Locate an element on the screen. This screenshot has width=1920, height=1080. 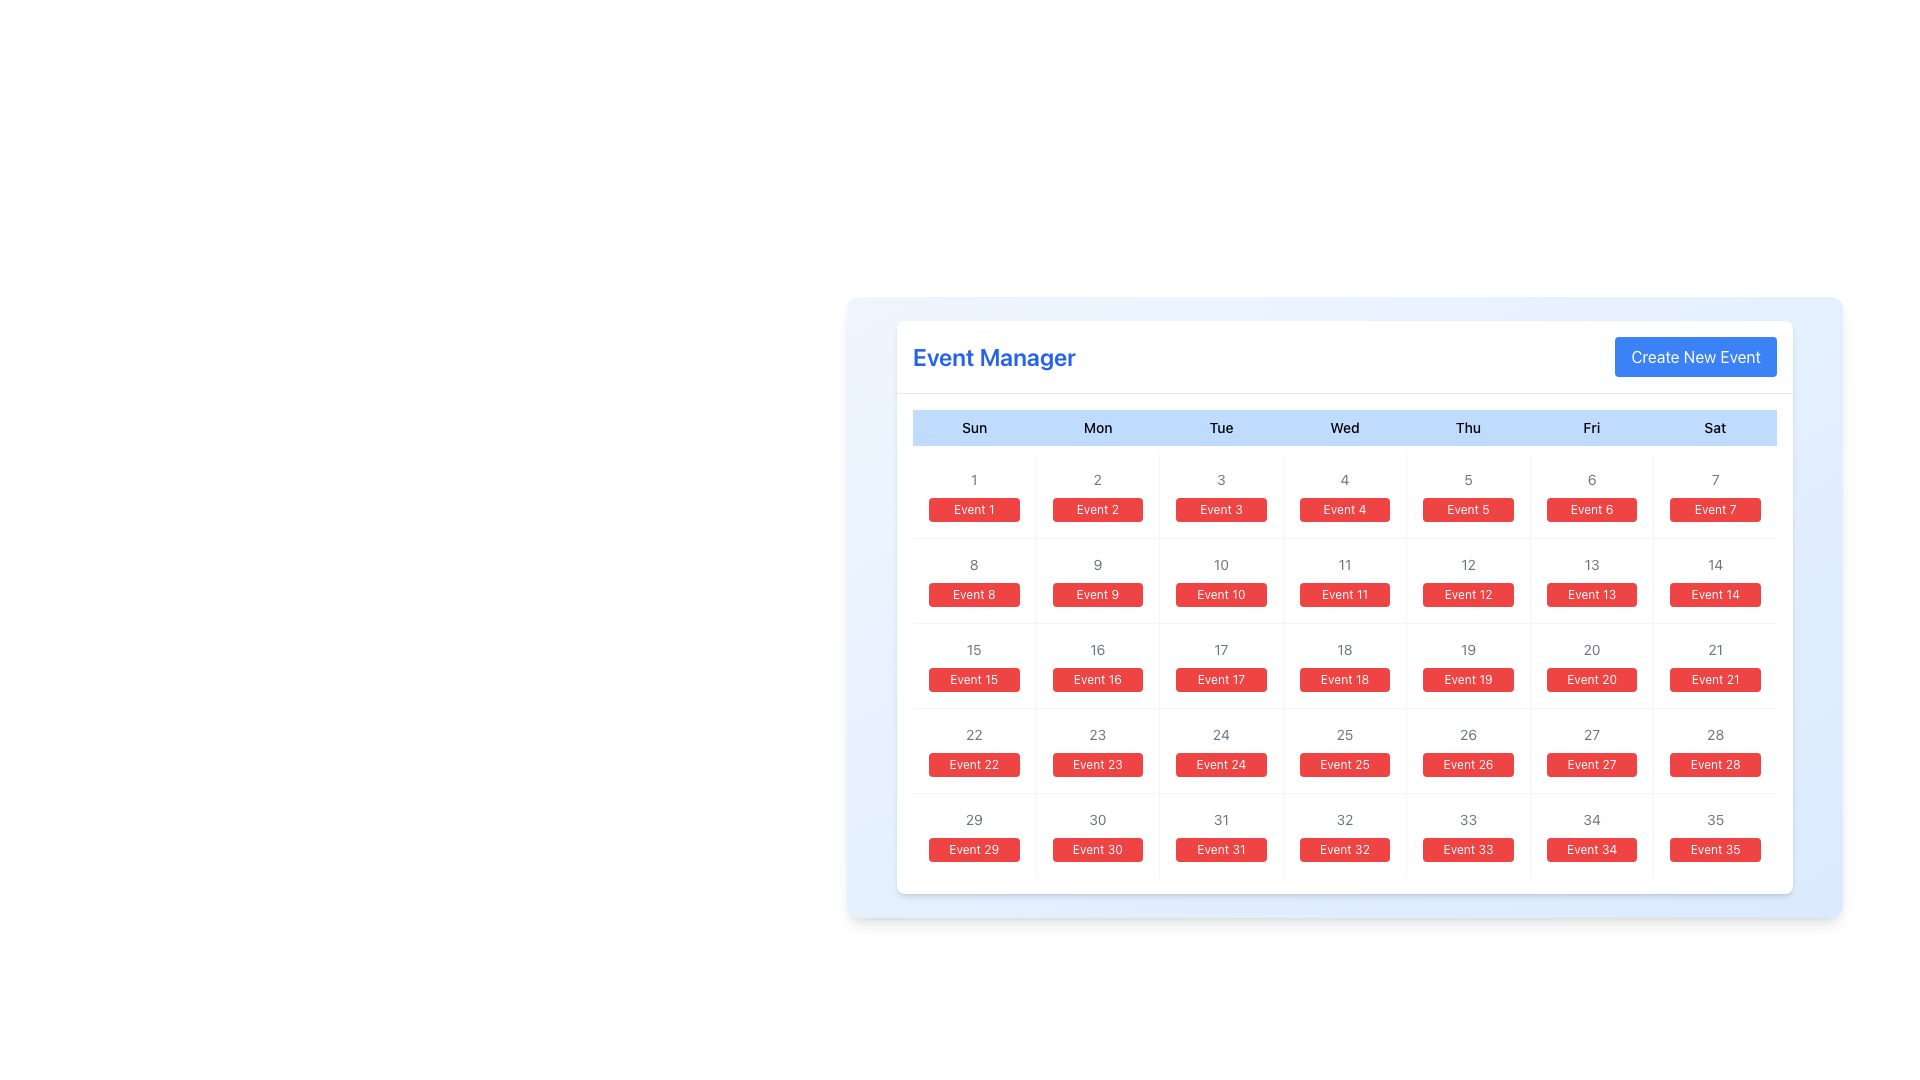
the static text label displaying the number '27' in gray color, located in the top-left section of the calendar date cell representing Friday, above the red button labeled 'Event 27' is located at coordinates (1591, 735).